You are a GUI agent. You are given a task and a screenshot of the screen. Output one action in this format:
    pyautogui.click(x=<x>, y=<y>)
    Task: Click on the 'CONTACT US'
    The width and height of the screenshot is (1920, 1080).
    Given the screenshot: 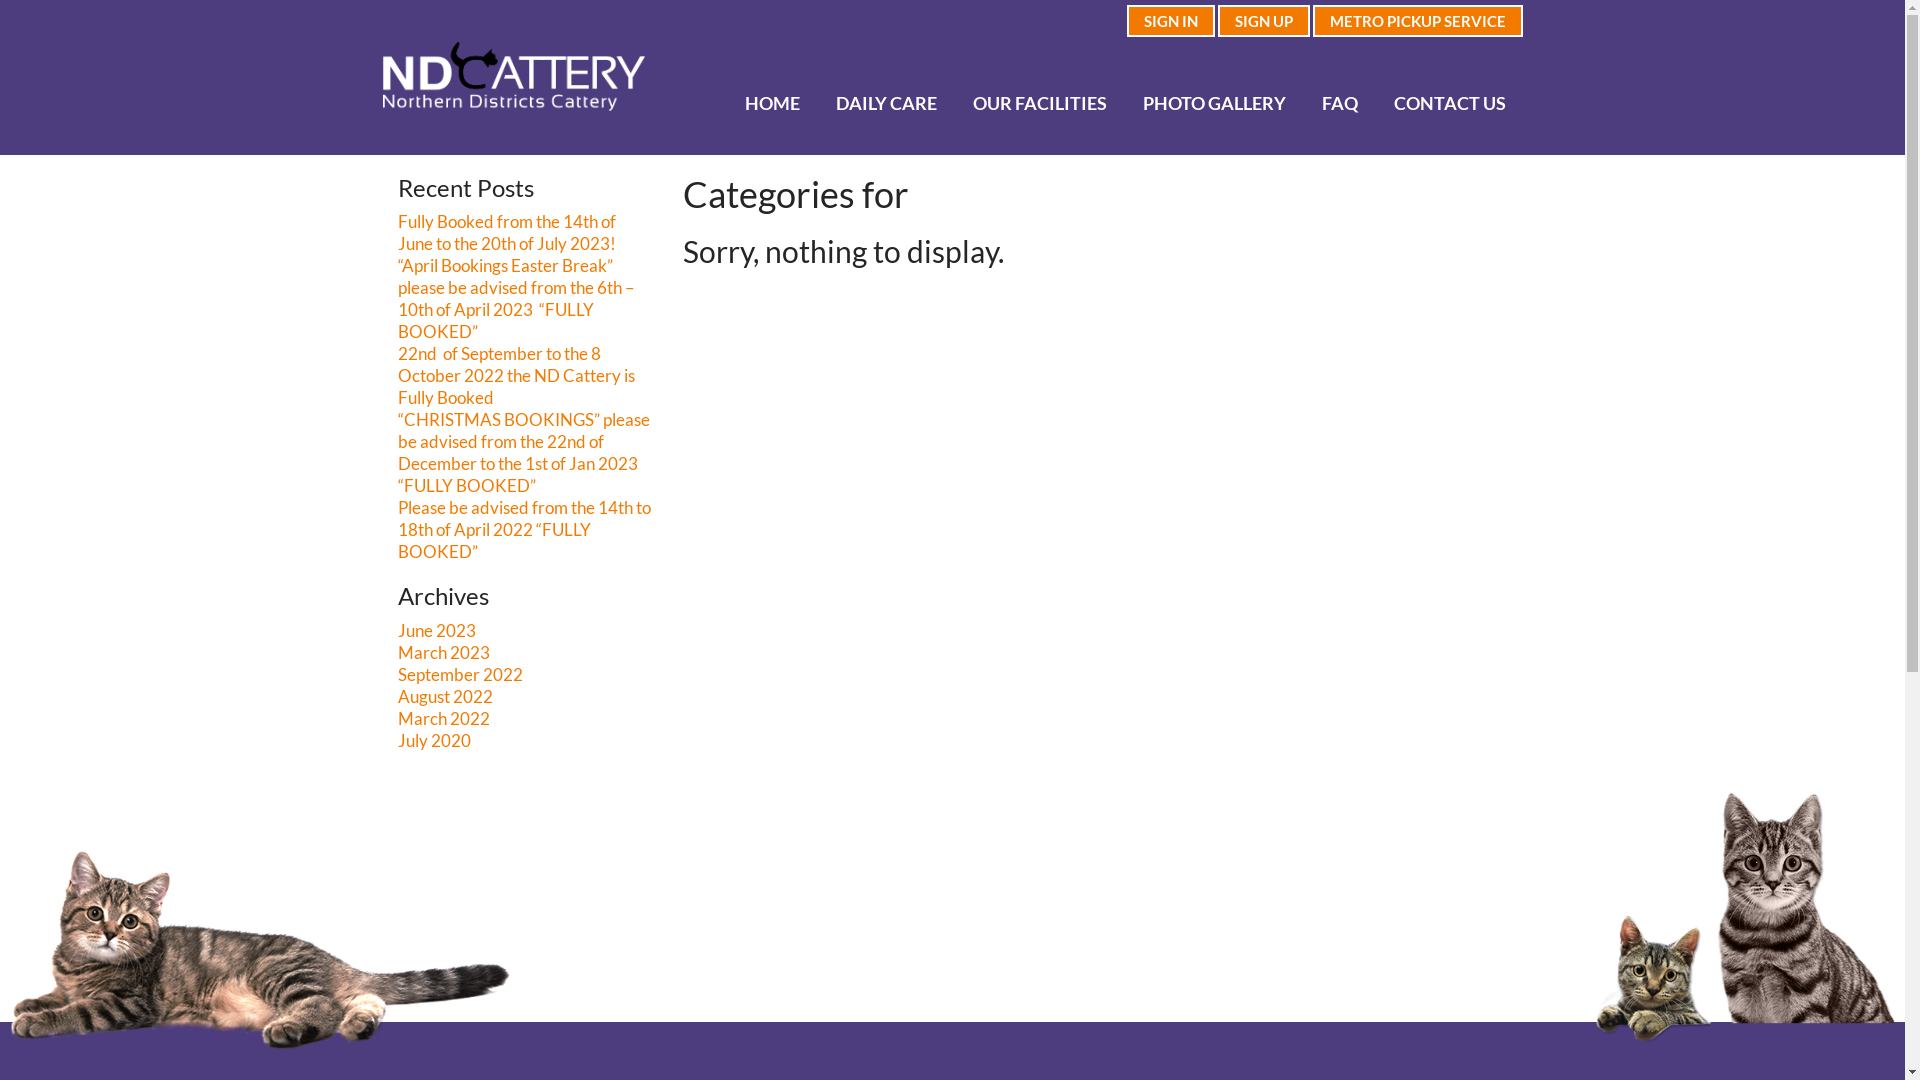 What is the action you would take?
    pyautogui.click(x=1376, y=102)
    